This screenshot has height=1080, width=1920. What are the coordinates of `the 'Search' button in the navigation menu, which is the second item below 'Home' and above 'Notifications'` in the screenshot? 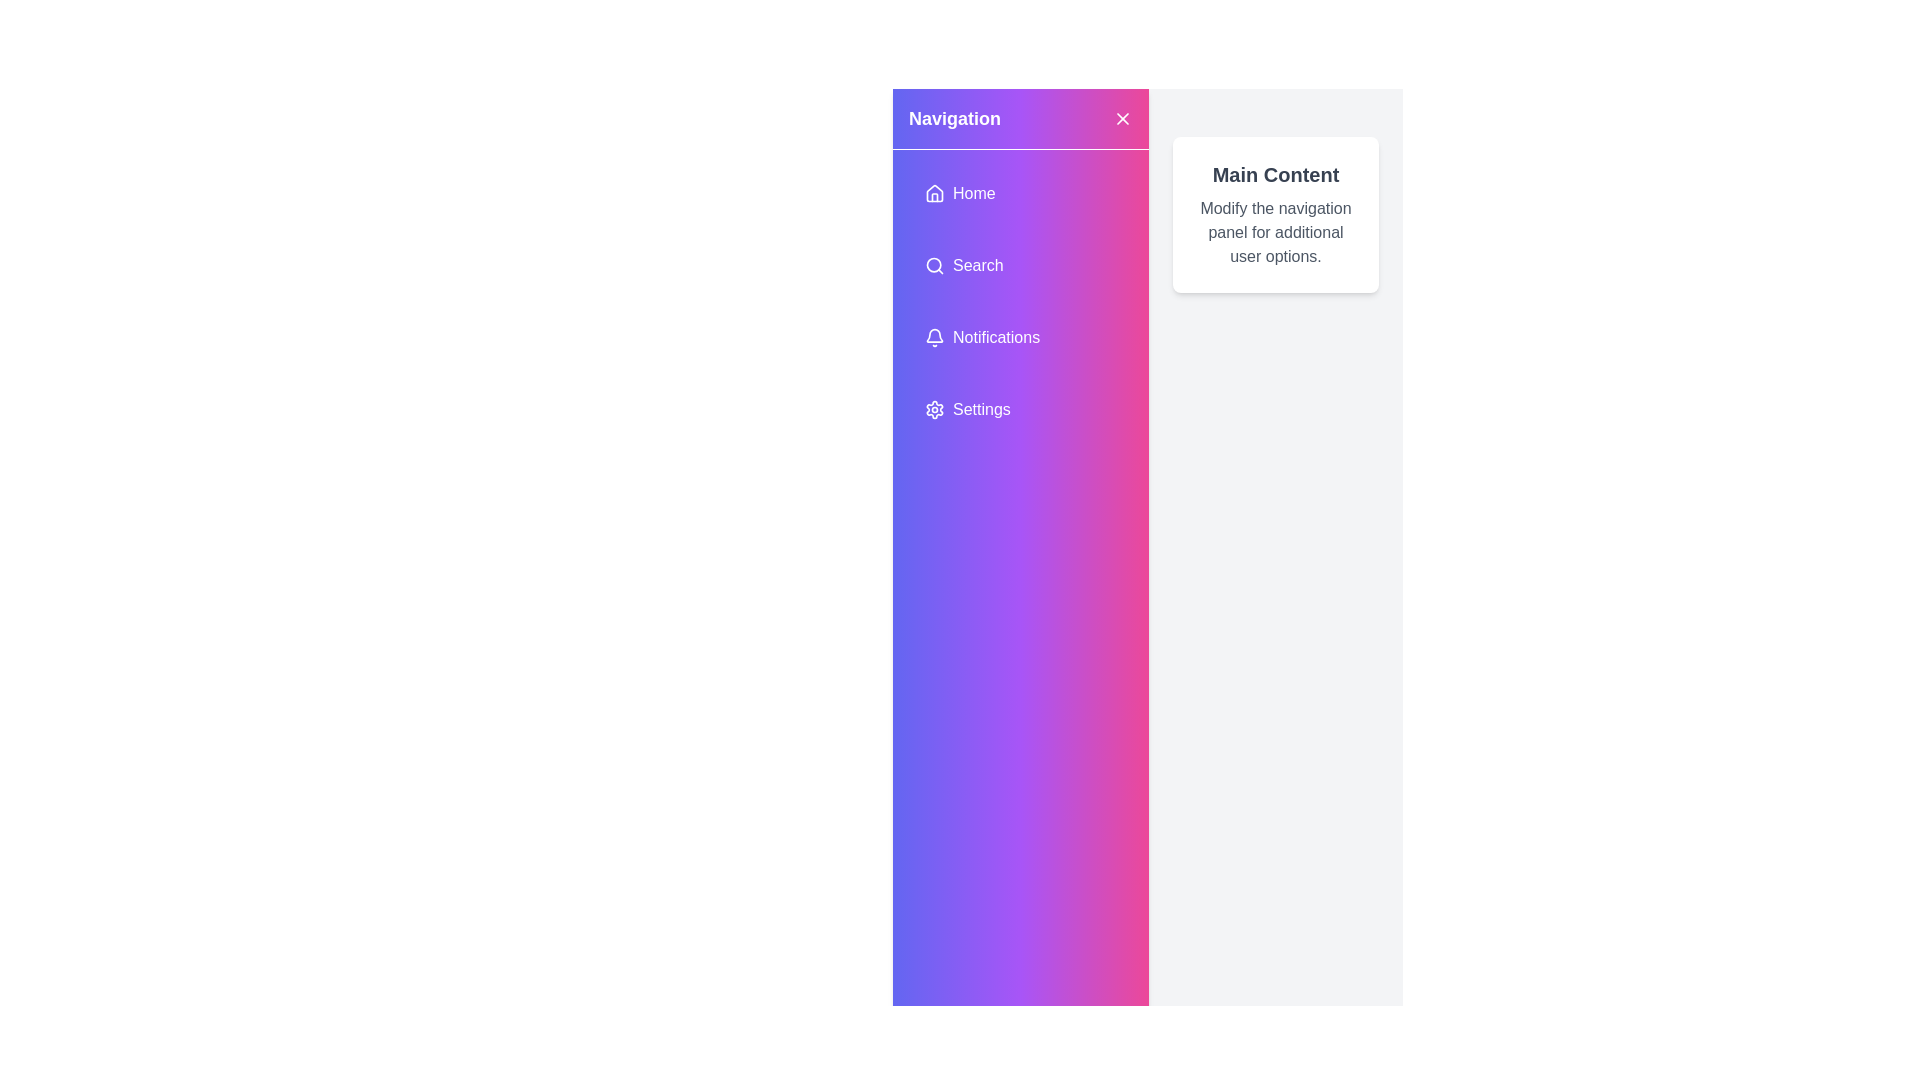 It's located at (964, 265).